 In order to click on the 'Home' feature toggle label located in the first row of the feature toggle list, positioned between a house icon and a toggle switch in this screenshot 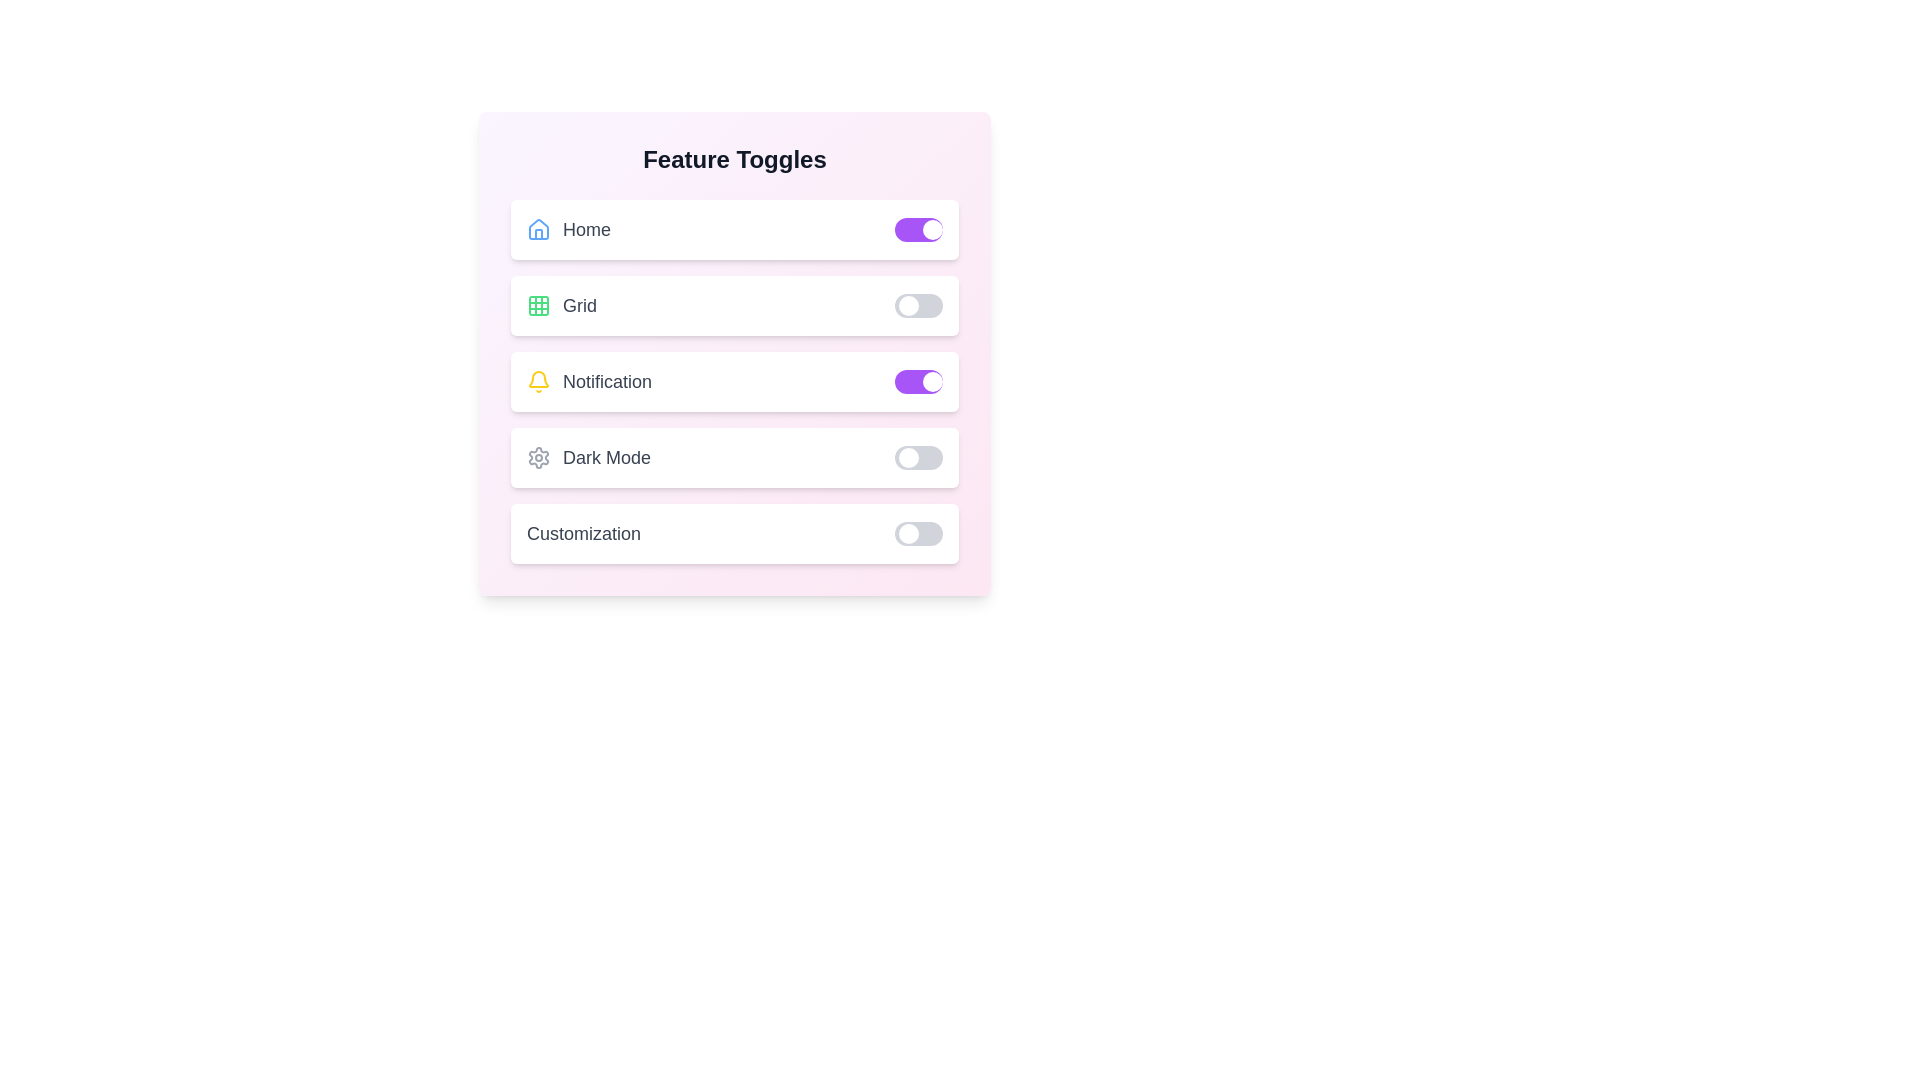, I will do `click(585, 229)`.